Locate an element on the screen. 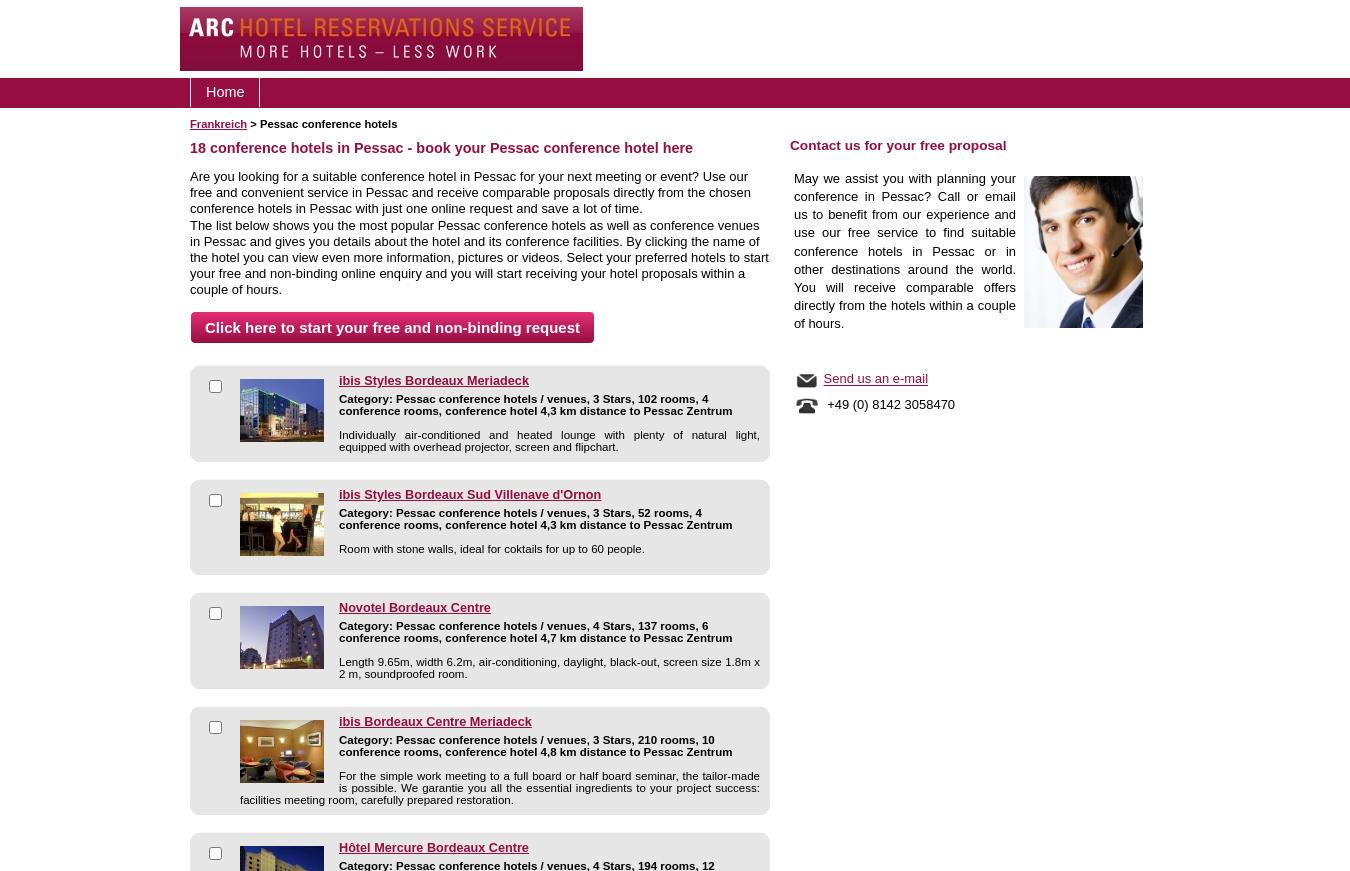 The width and height of the screenshot is (1350, 871). 'Hôtel Mercure Bordeaux Centre' is located at coordinates (433, 848).